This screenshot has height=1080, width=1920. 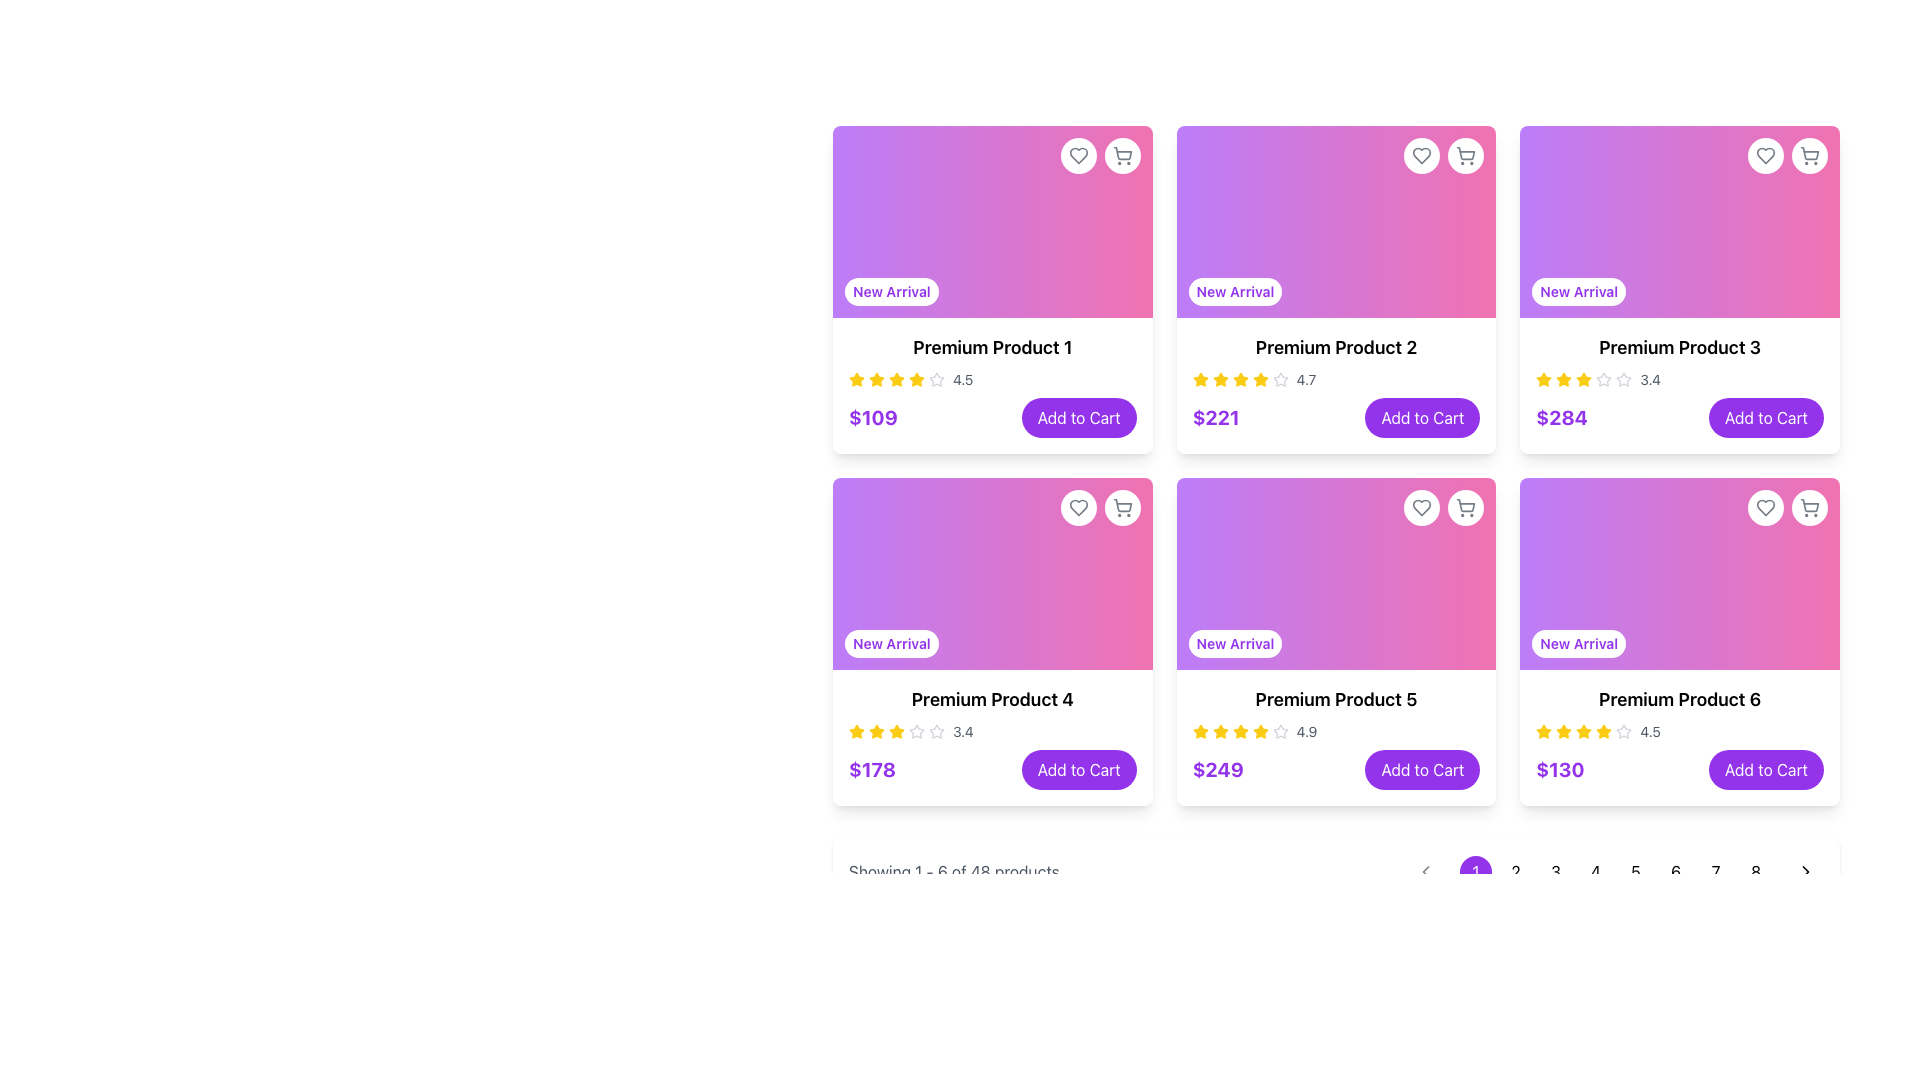 I want to click on the second star-shaped yellow icon in the five-star rating system for 'Premium Product 1', so click(x=915, y=379).